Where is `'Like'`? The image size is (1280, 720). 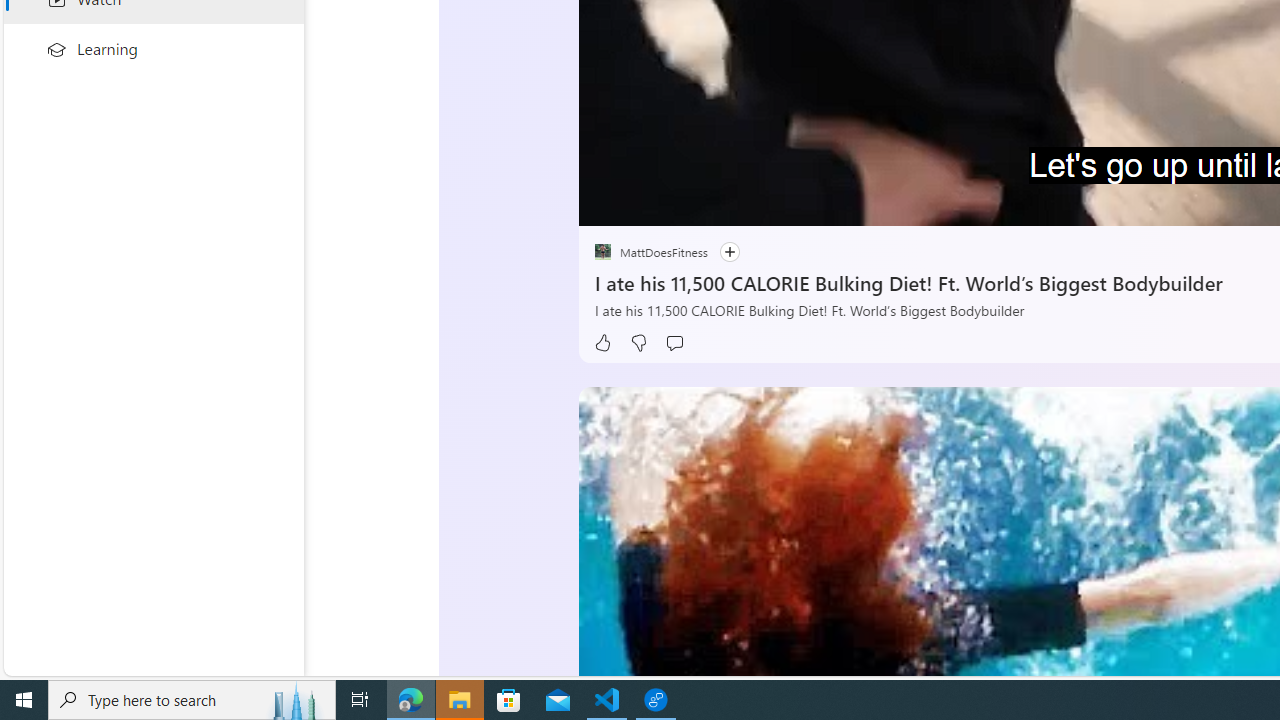
'Like' is located at coordinates (601, 342).